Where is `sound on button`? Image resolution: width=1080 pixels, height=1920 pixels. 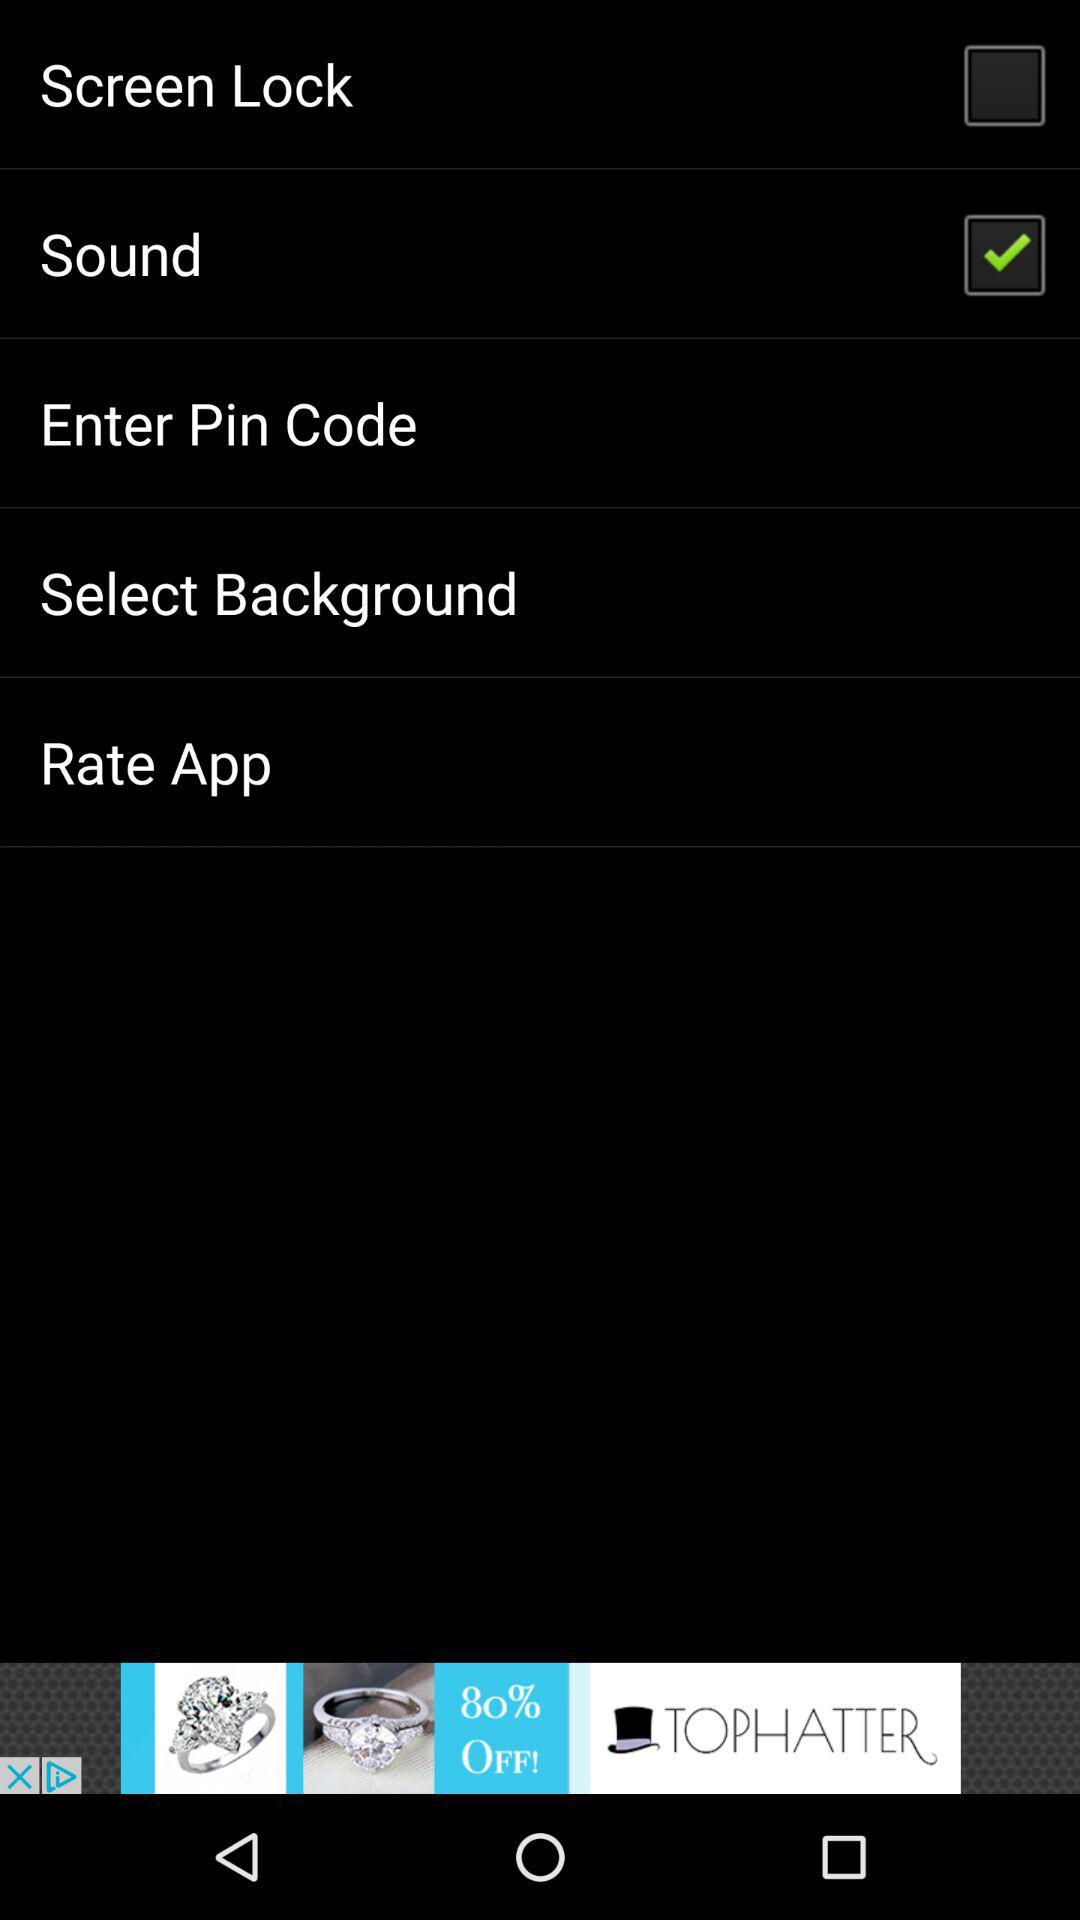 sound on button is located at coordinates (540, 1727).